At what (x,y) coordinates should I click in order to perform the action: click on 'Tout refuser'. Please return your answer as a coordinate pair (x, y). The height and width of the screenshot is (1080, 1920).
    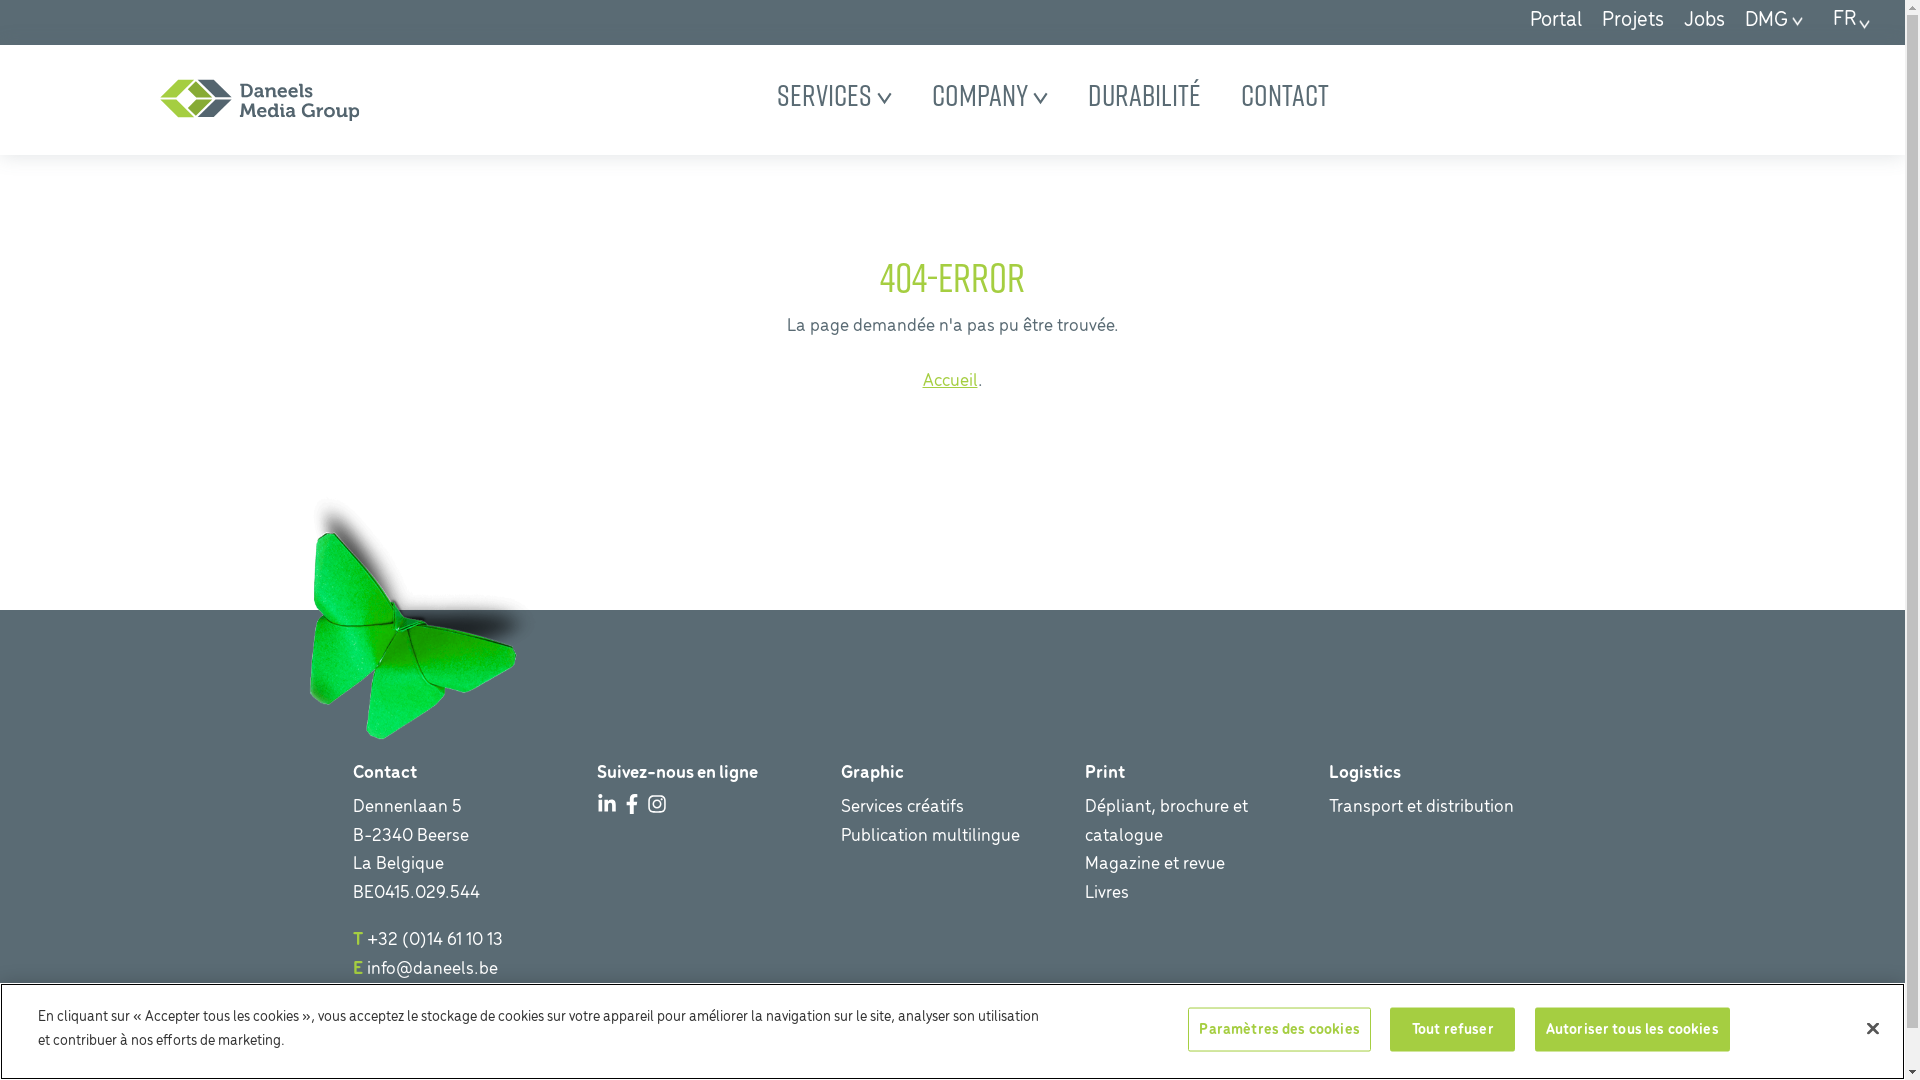
    Looking at the image, I should click on (1452, 1029).